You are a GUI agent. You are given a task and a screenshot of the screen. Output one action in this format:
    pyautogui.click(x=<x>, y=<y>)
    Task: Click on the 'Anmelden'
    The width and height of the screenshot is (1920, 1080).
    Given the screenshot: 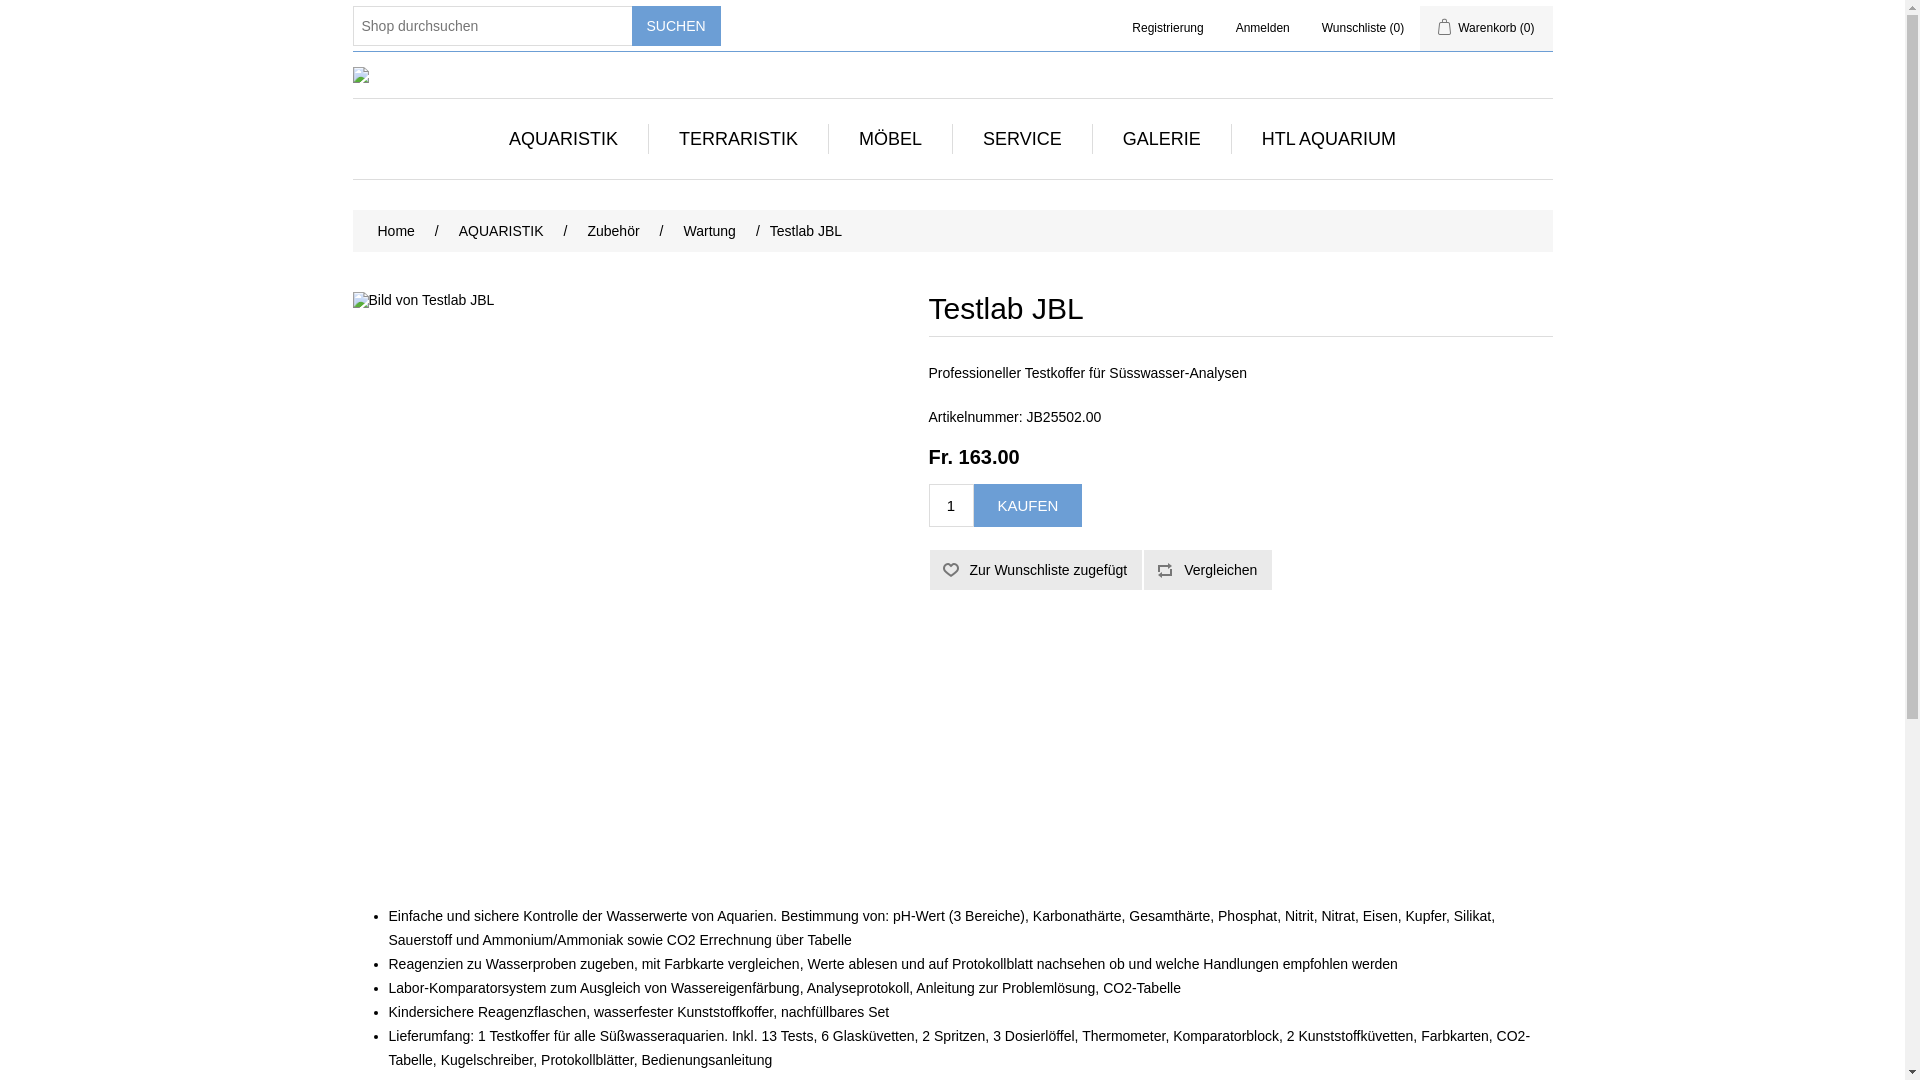 What is the action you would take?
    pyautogui.click(x=1261, y=28)
    